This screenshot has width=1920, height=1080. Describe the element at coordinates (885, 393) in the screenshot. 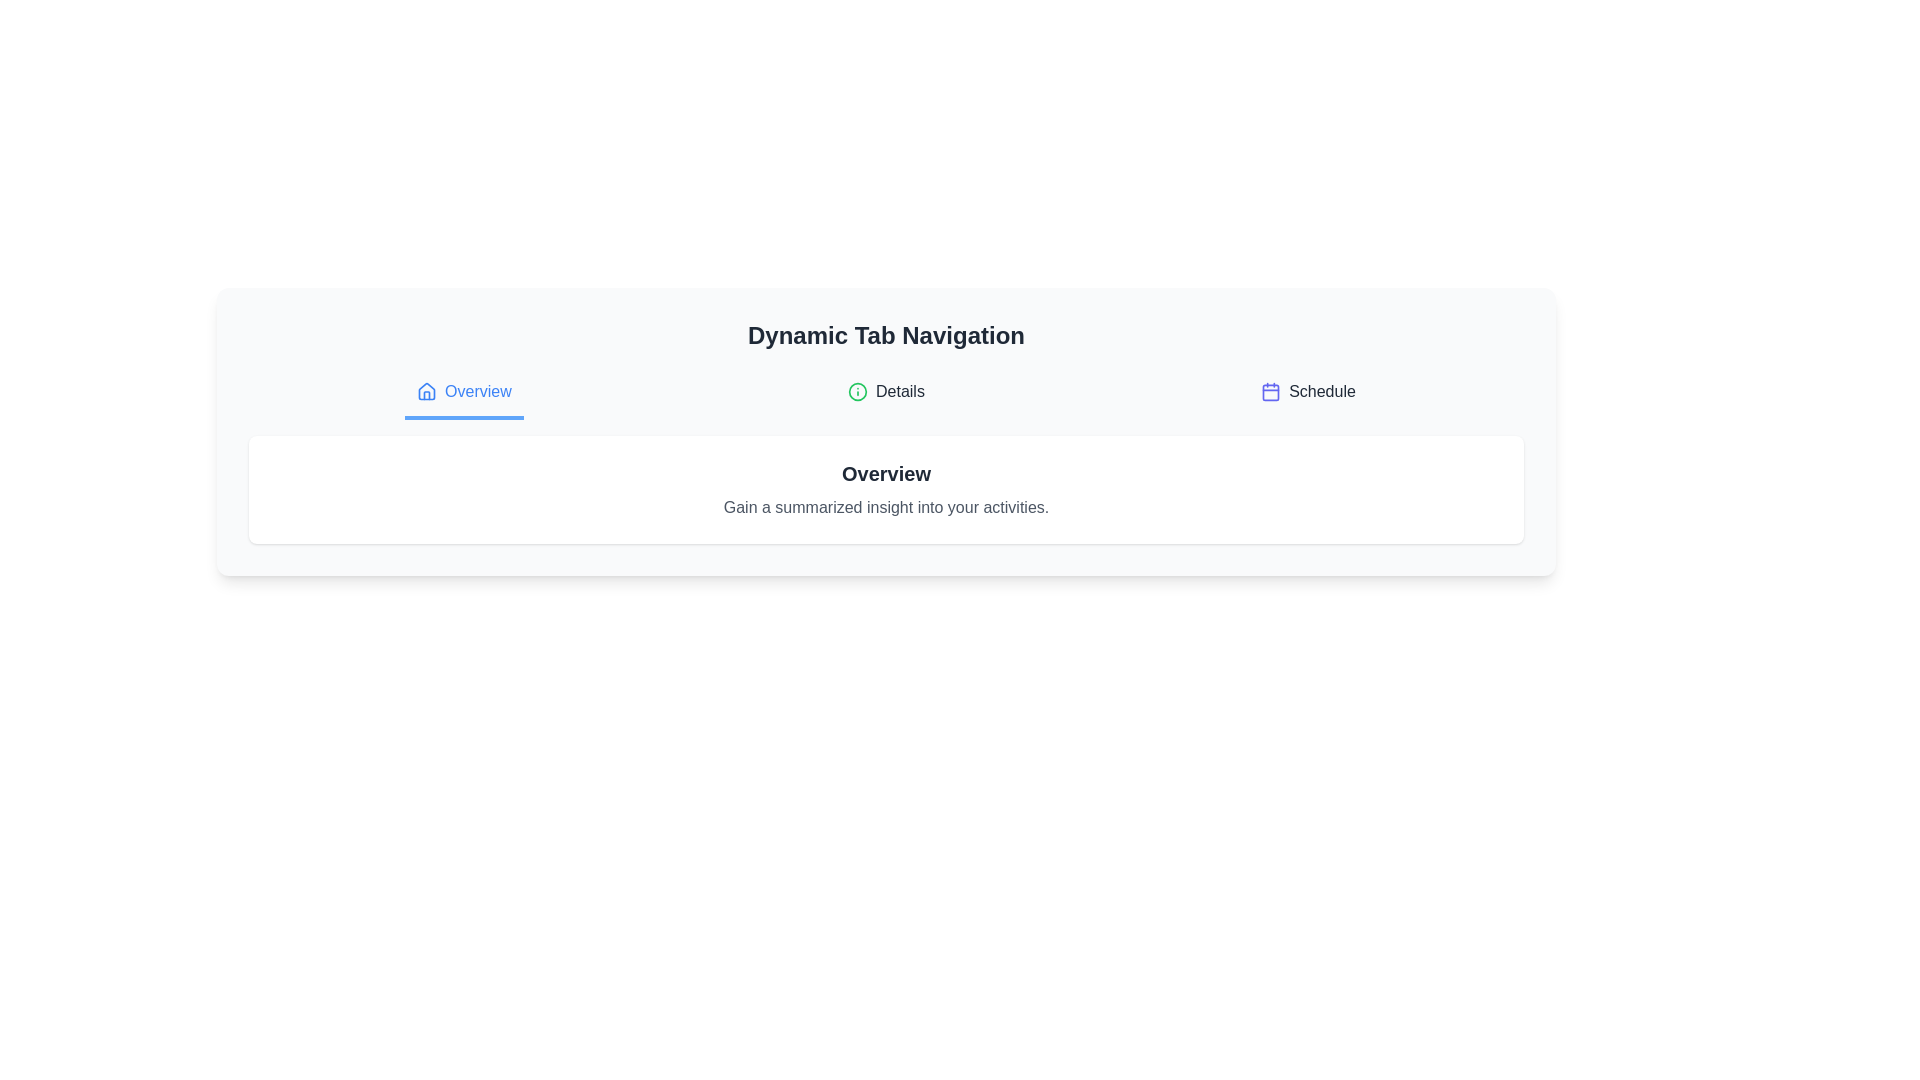

I see `the Details tab to view its content` at that location.